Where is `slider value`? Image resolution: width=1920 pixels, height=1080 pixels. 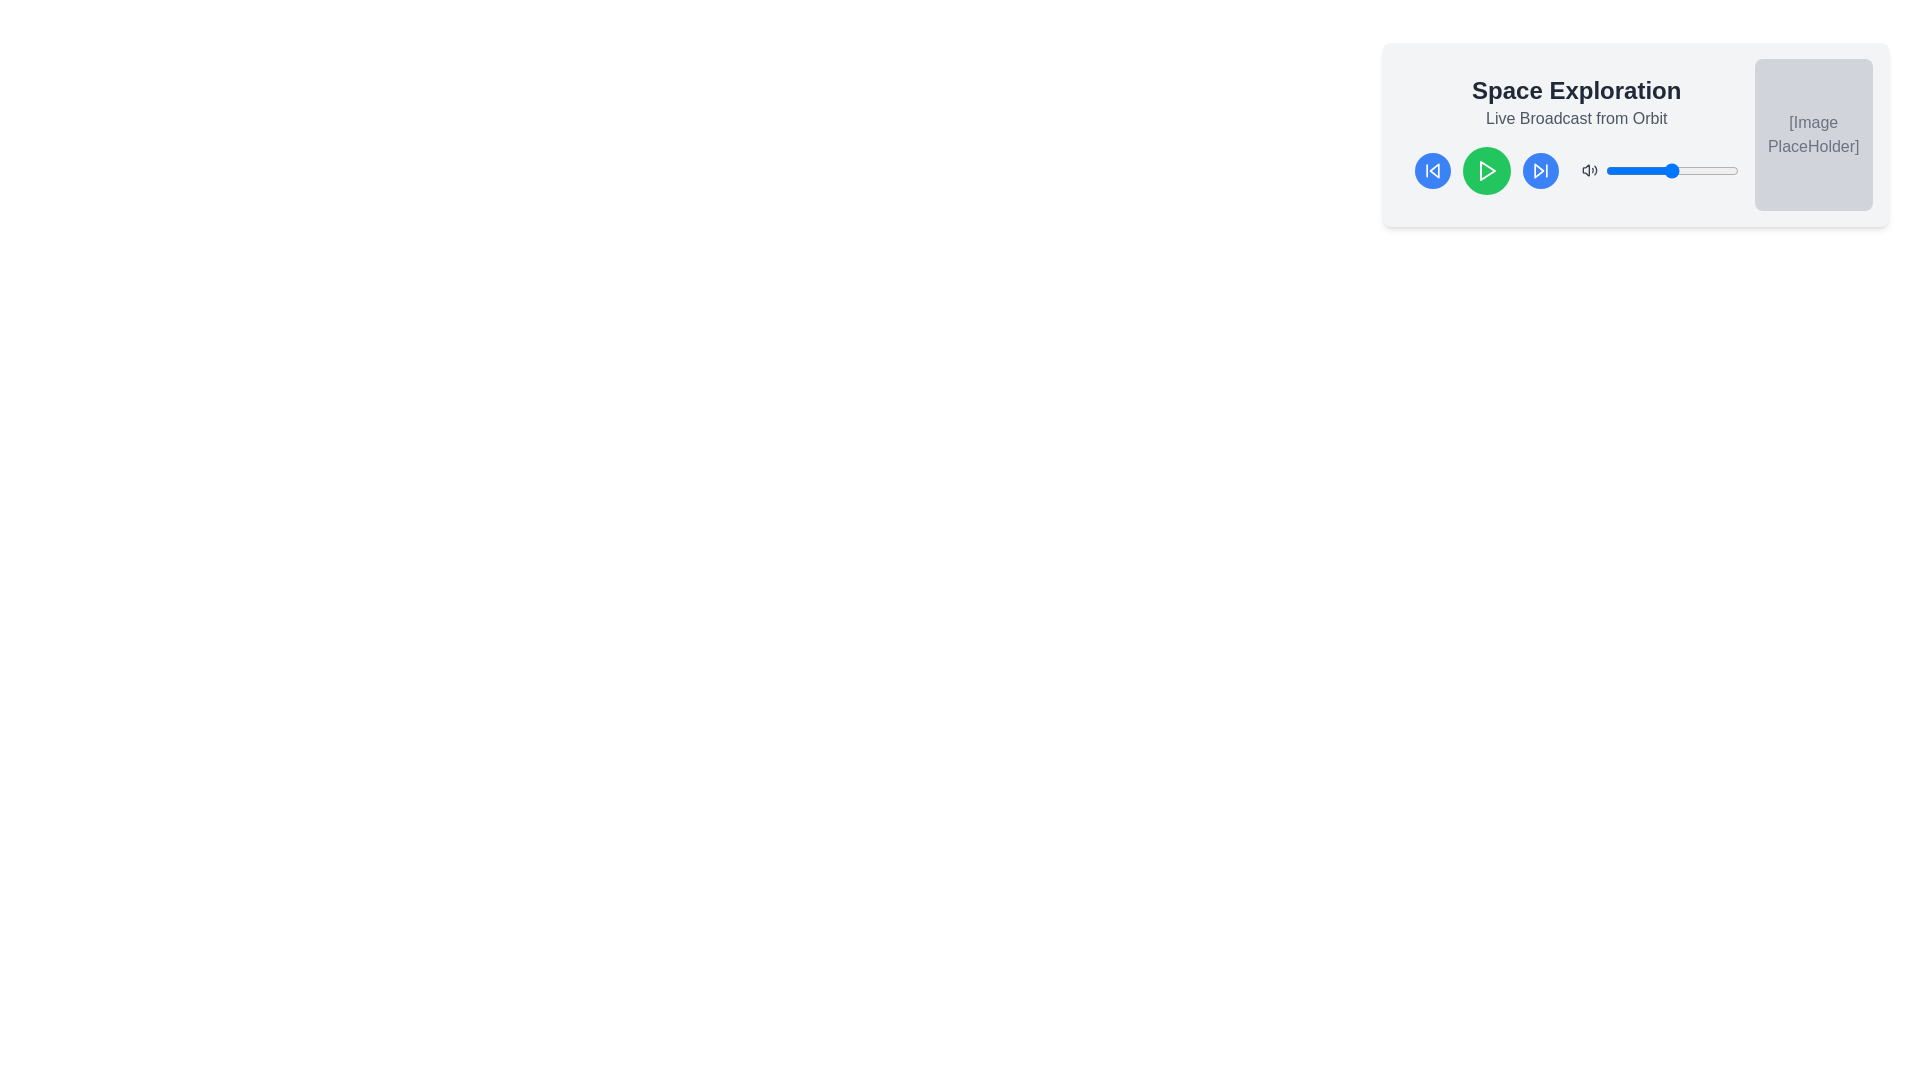 slider value is located at coordinates (1713, 169).